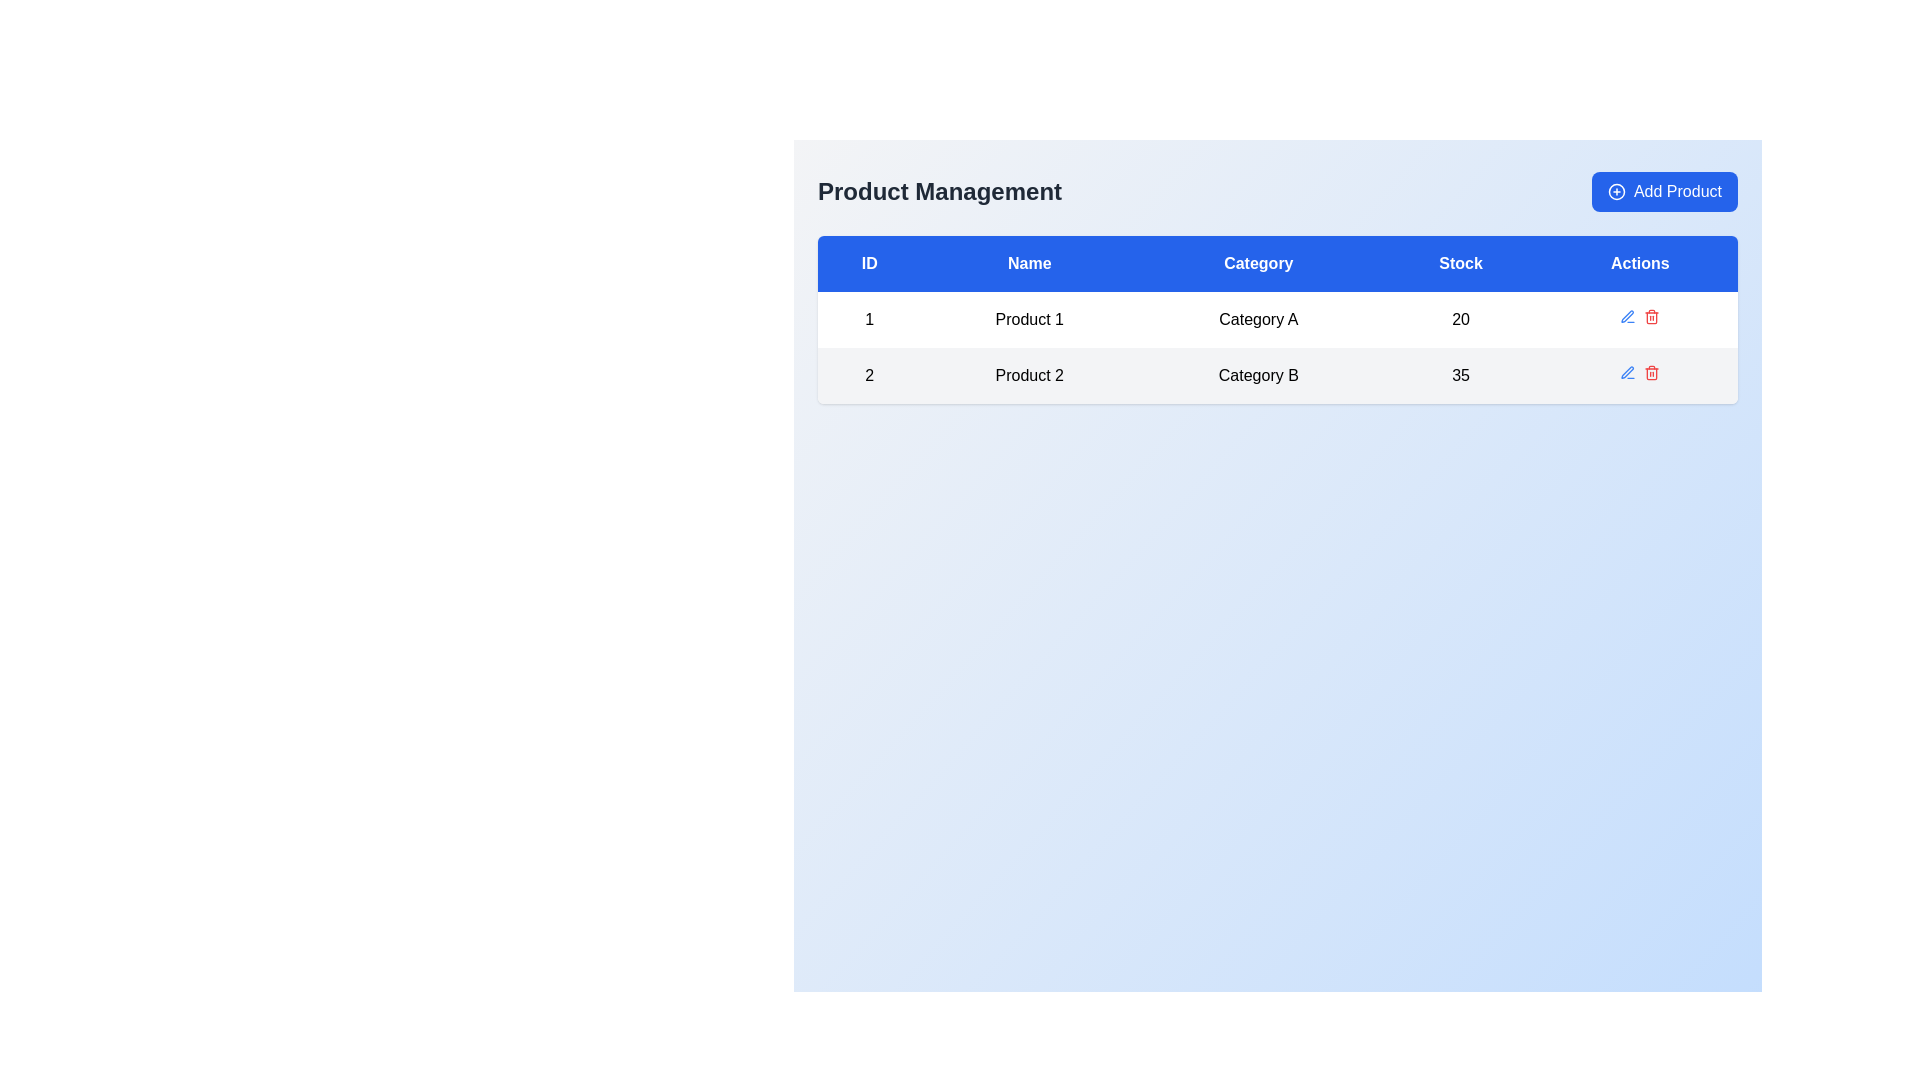 The height and width of the screenshot is (1080, 1920). What do you see at coordinates (1627, 372) in the screenshot?
I see `the edit button located in the second row of the Actions column in the table` at bounding box center [1627, 372].